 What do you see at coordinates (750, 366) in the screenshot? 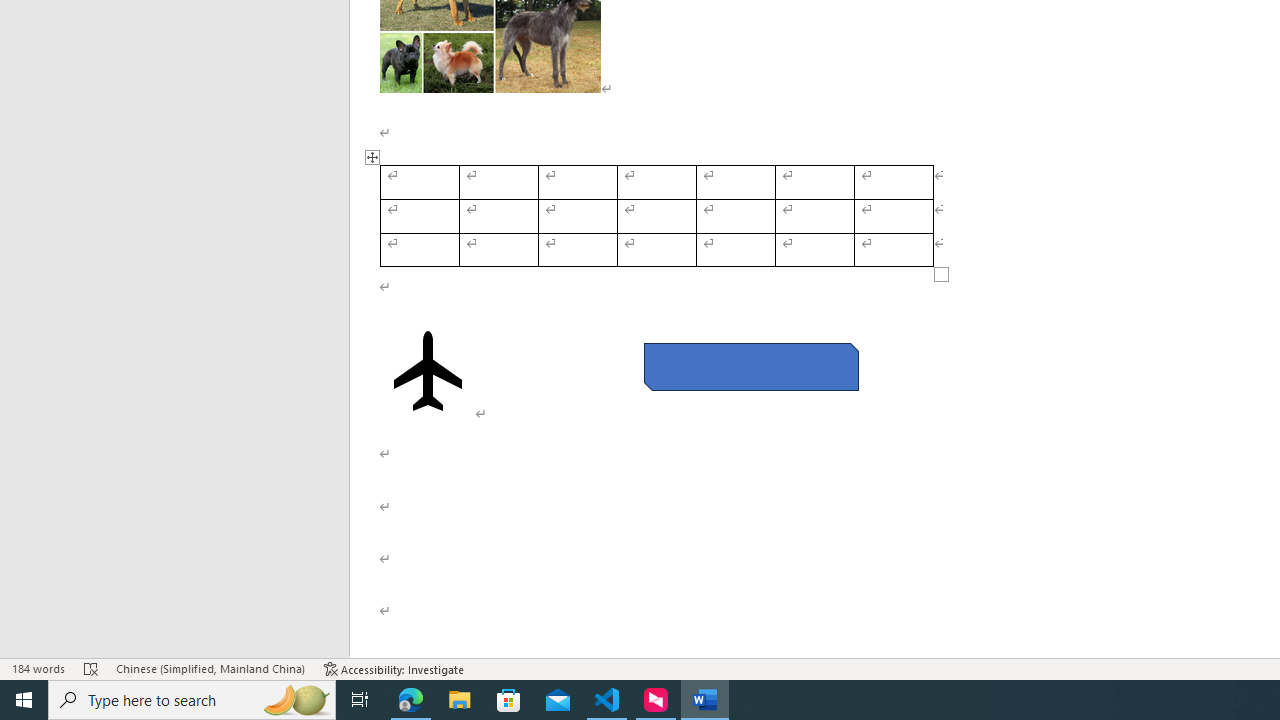
I see `'Rectangle: Diagonal Corners Snipped 2'` at bounding box center [750, 366].